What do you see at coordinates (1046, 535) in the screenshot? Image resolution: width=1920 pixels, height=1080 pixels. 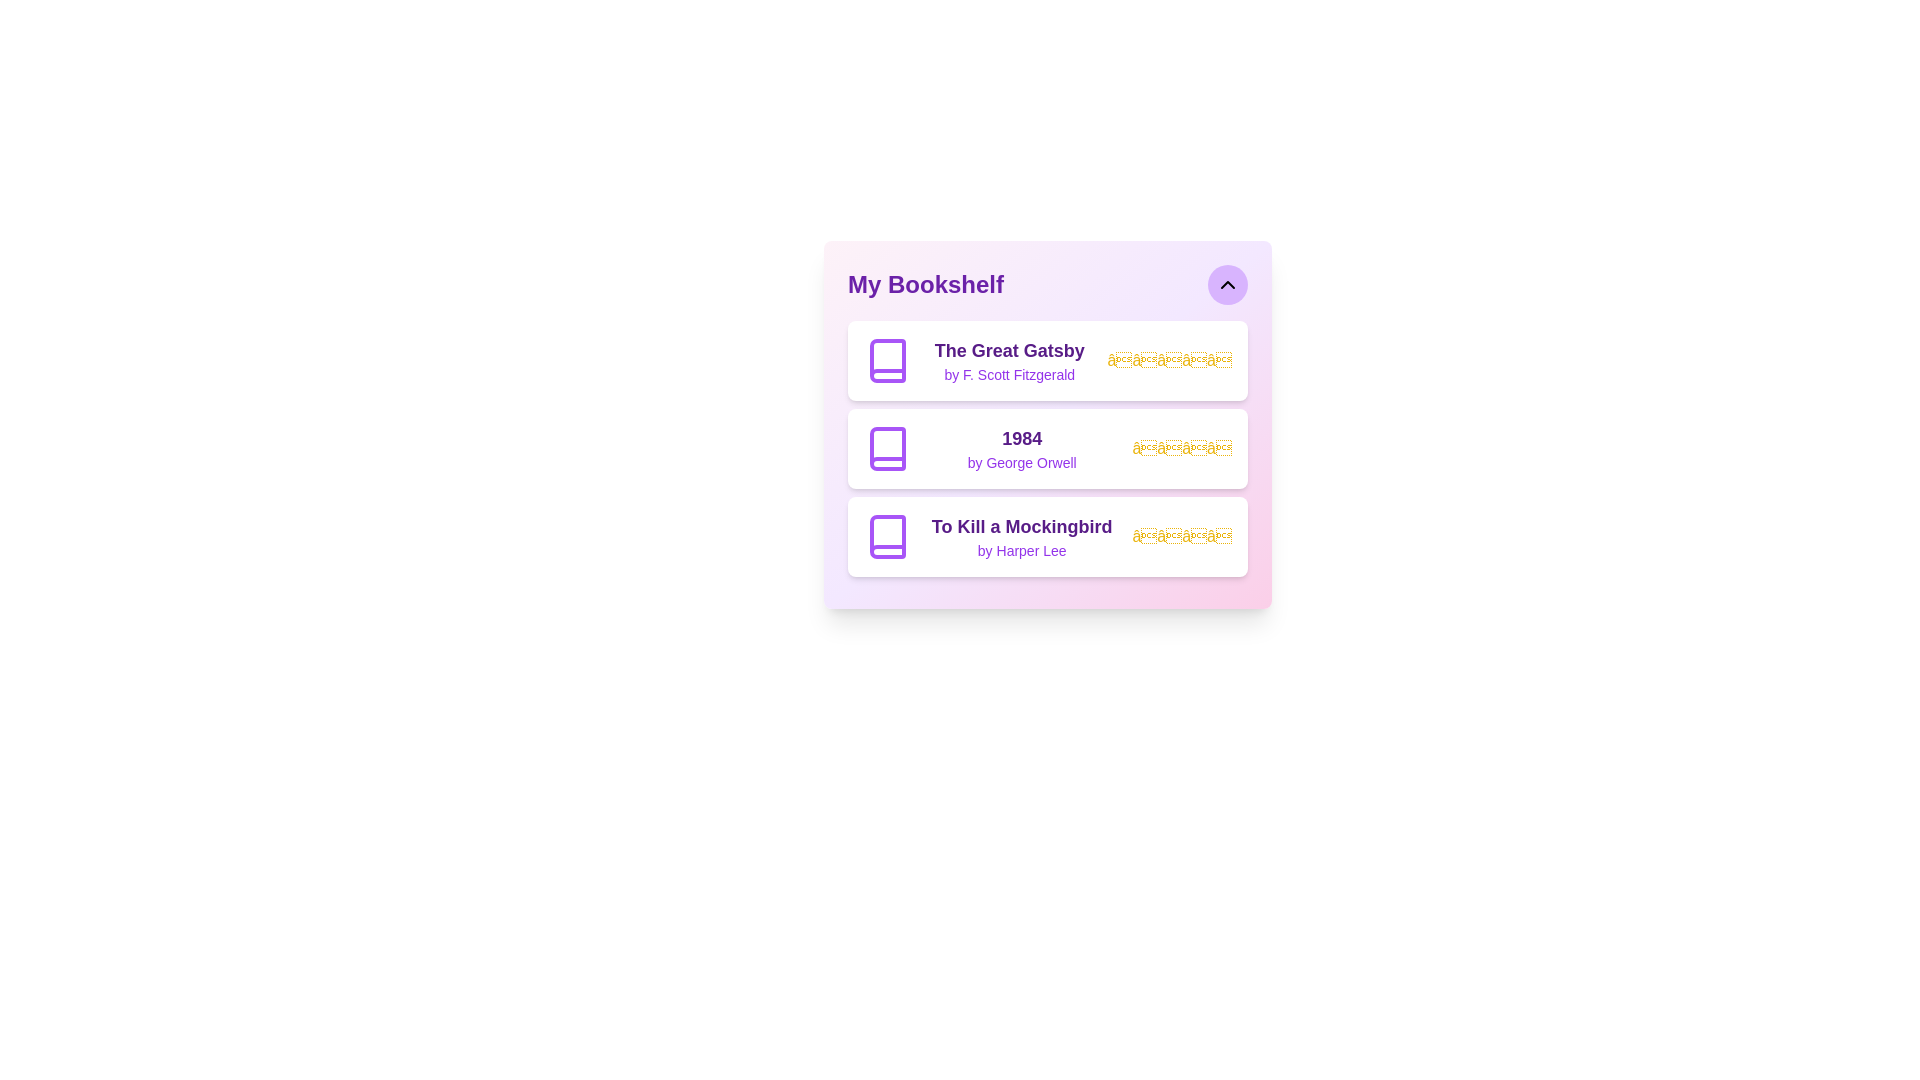 I see `the book titled To Kill a Mockingbird from the list` at bounding box center [1046, 535].